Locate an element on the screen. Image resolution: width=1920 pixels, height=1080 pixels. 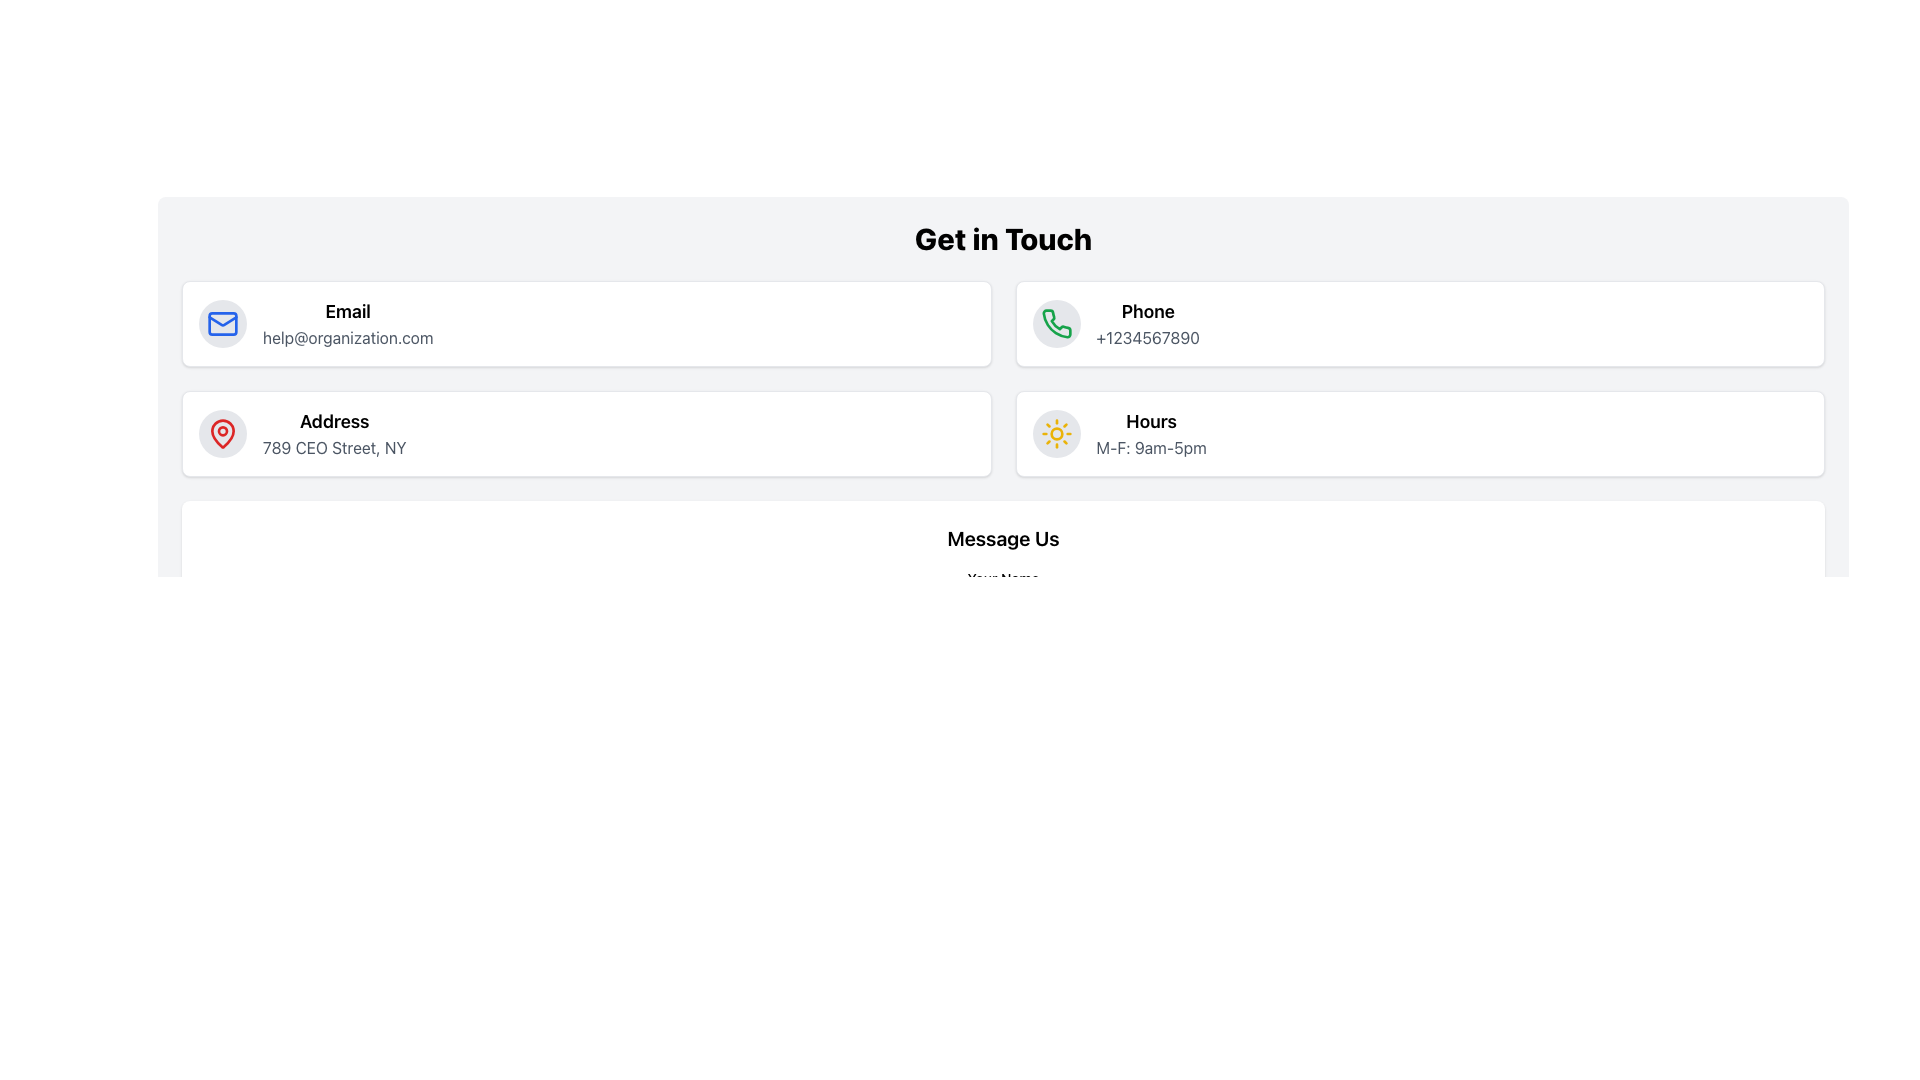
the text label that says 'Your Name', which is located below the header 'Message Us' and above the input field placeholder 'e.g., Jane Smith' is located at coordinates (1003, 578).